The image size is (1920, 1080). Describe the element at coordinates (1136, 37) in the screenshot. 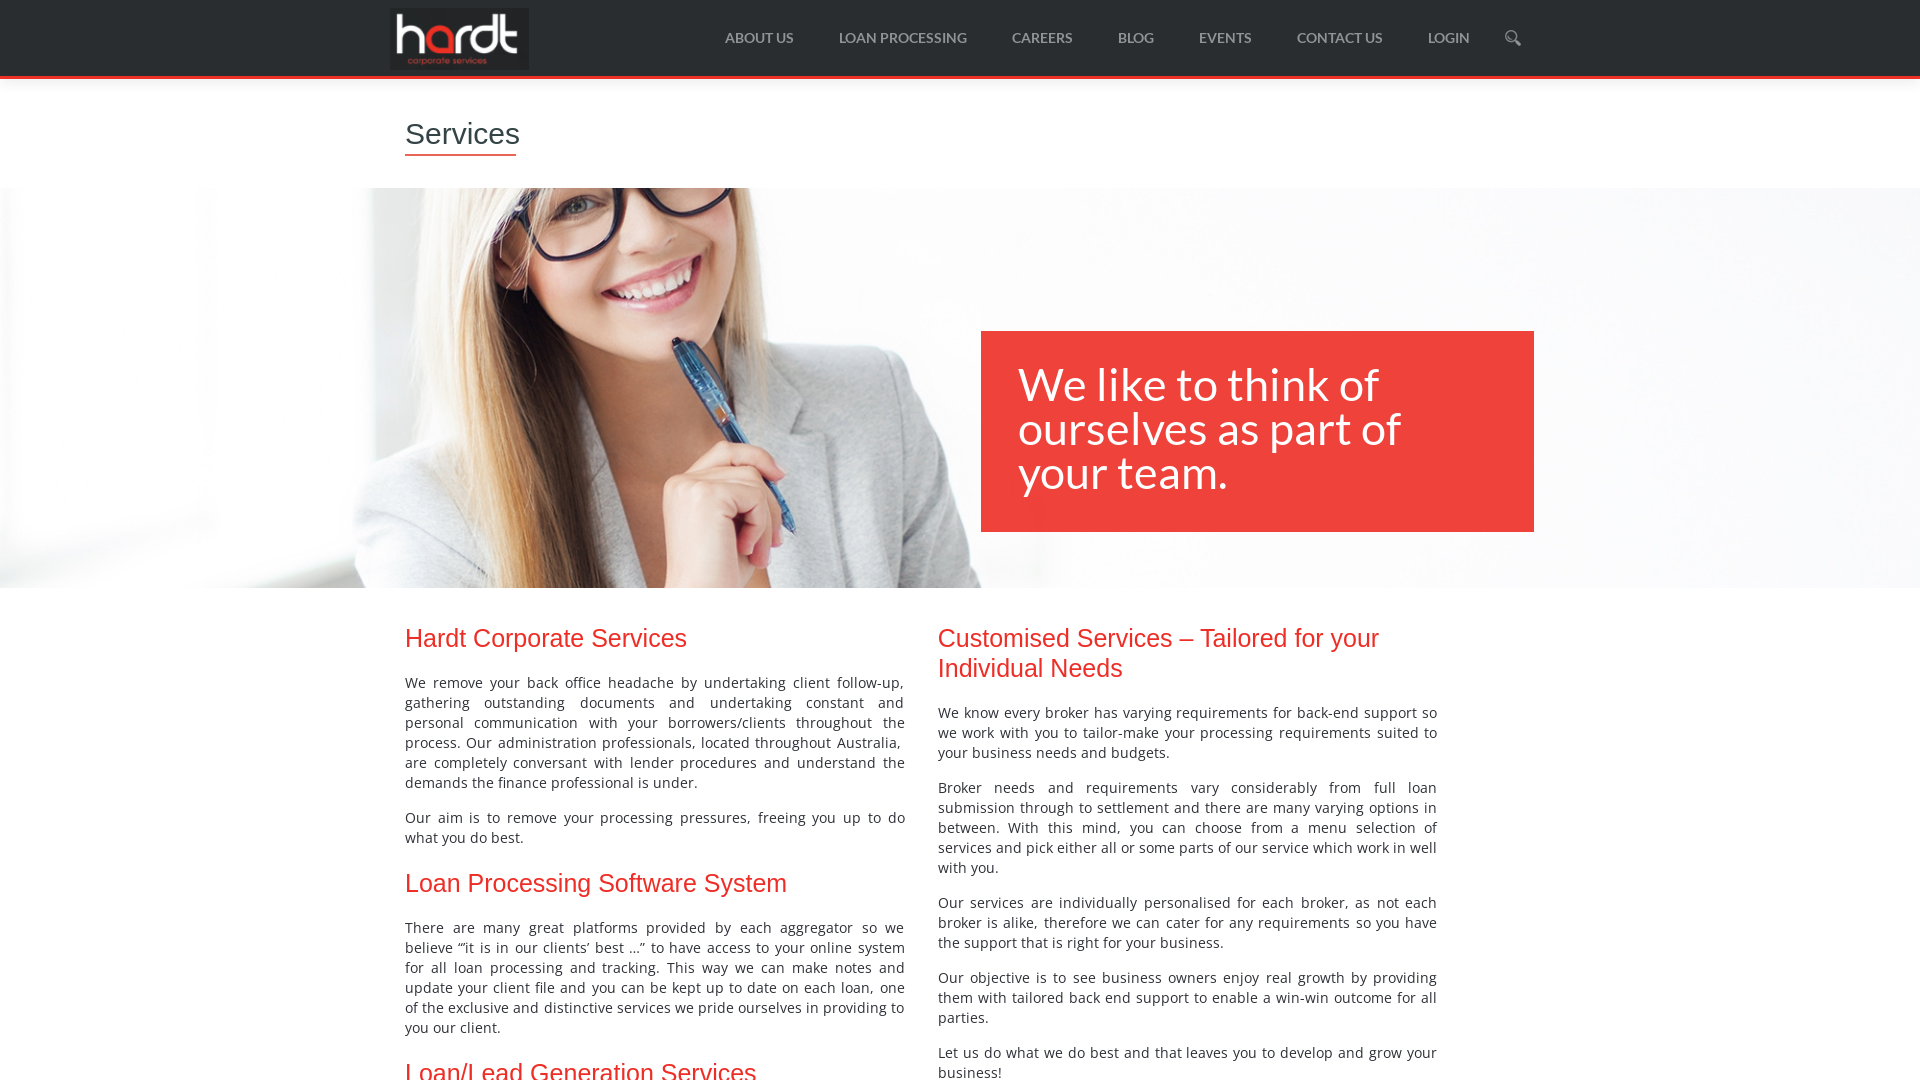

I see `'BLOG'` at that location.